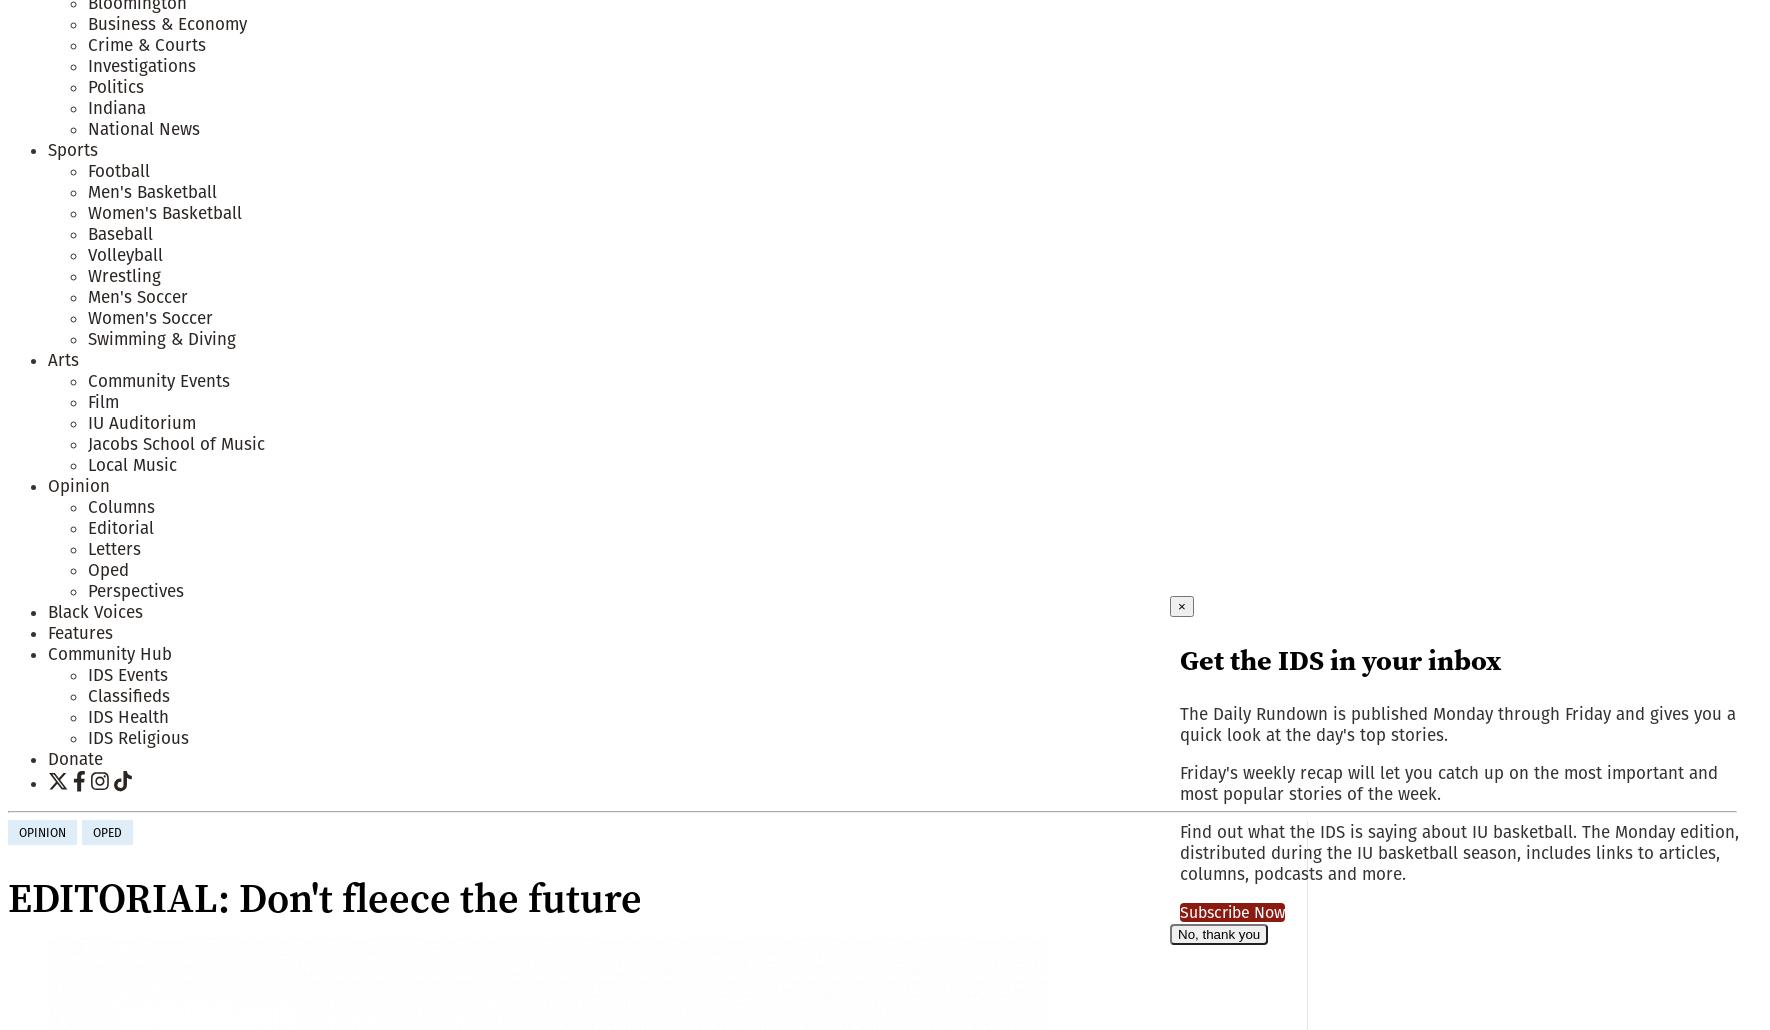  What do you see at coordinates (152, 191) in the screenshot?
I see `'Men's Basketball'` at bounding box center [152, 191].